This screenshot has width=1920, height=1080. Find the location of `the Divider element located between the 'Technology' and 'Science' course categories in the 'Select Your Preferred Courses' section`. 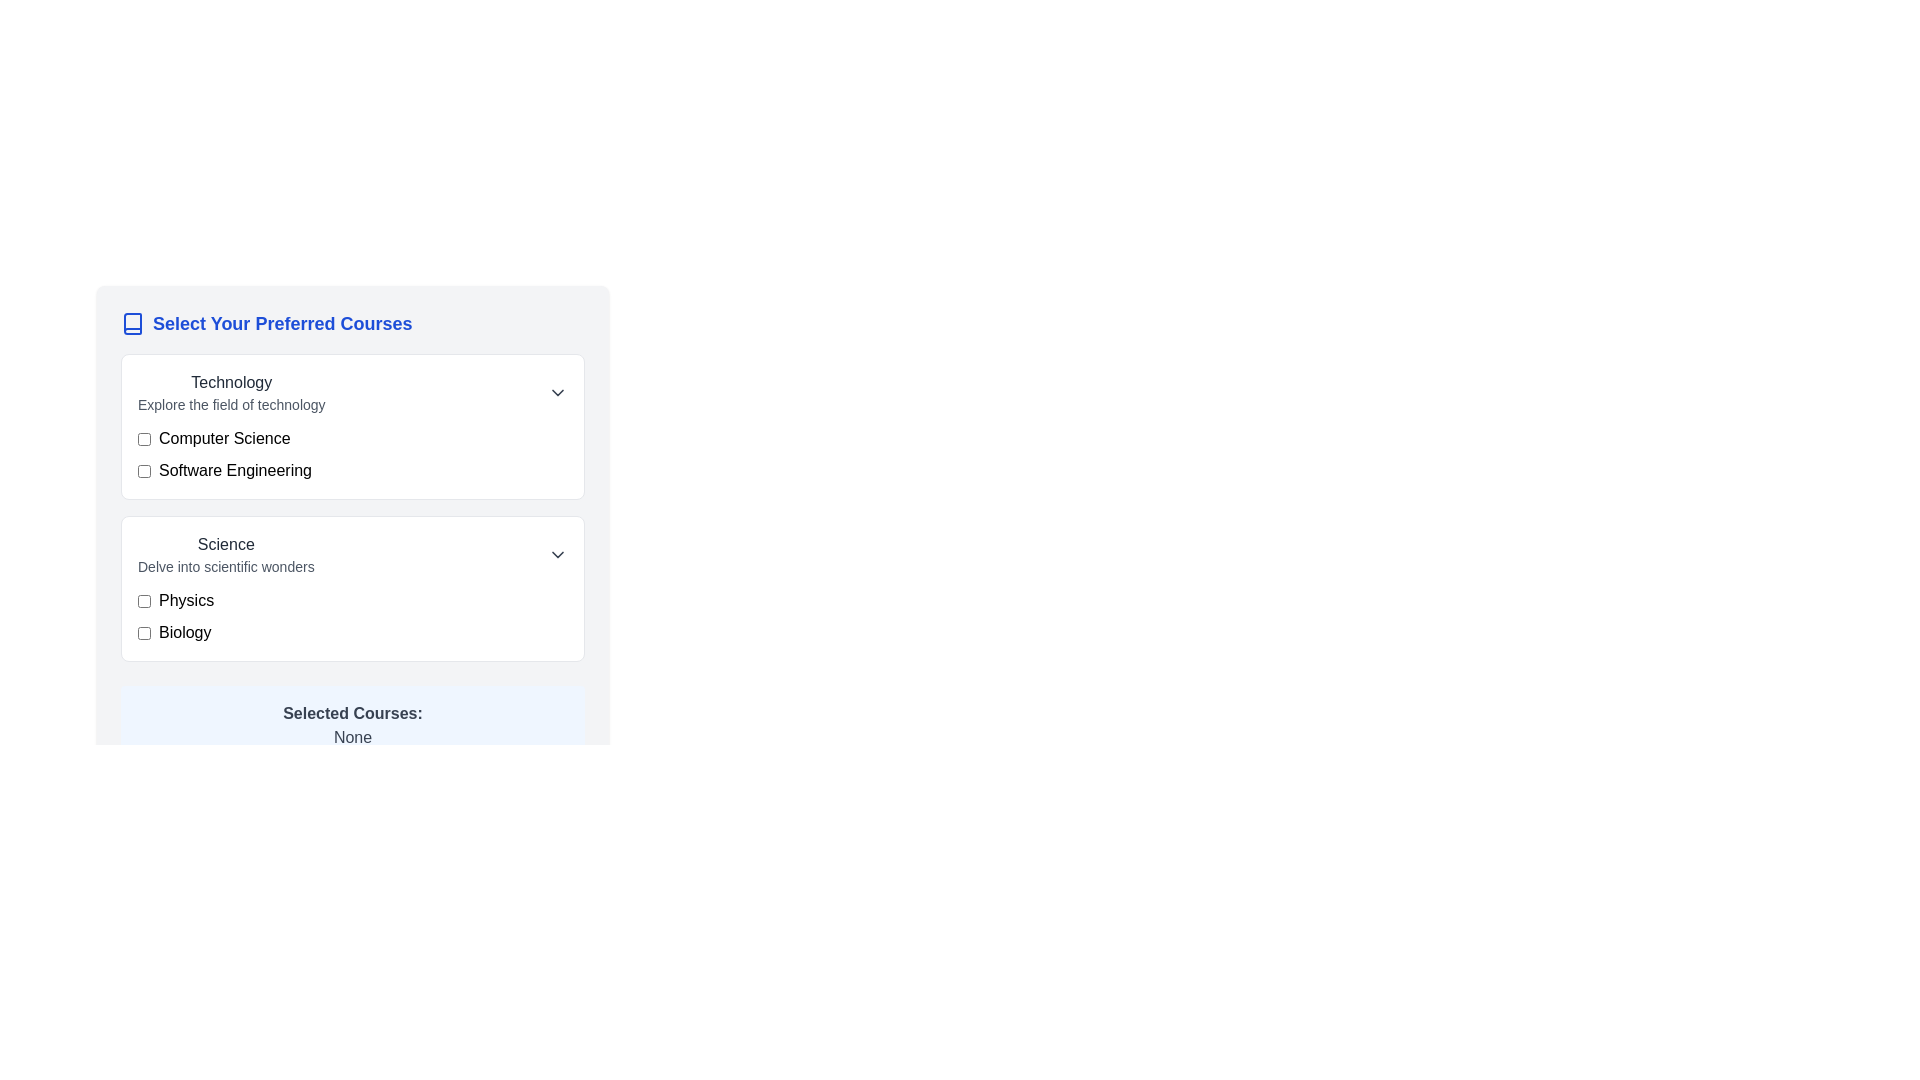

the Divider element located between the 'Technology' and 'Science' course categories in the 'Select Your Preferred Courses' section is located at coordinates (353, 507).